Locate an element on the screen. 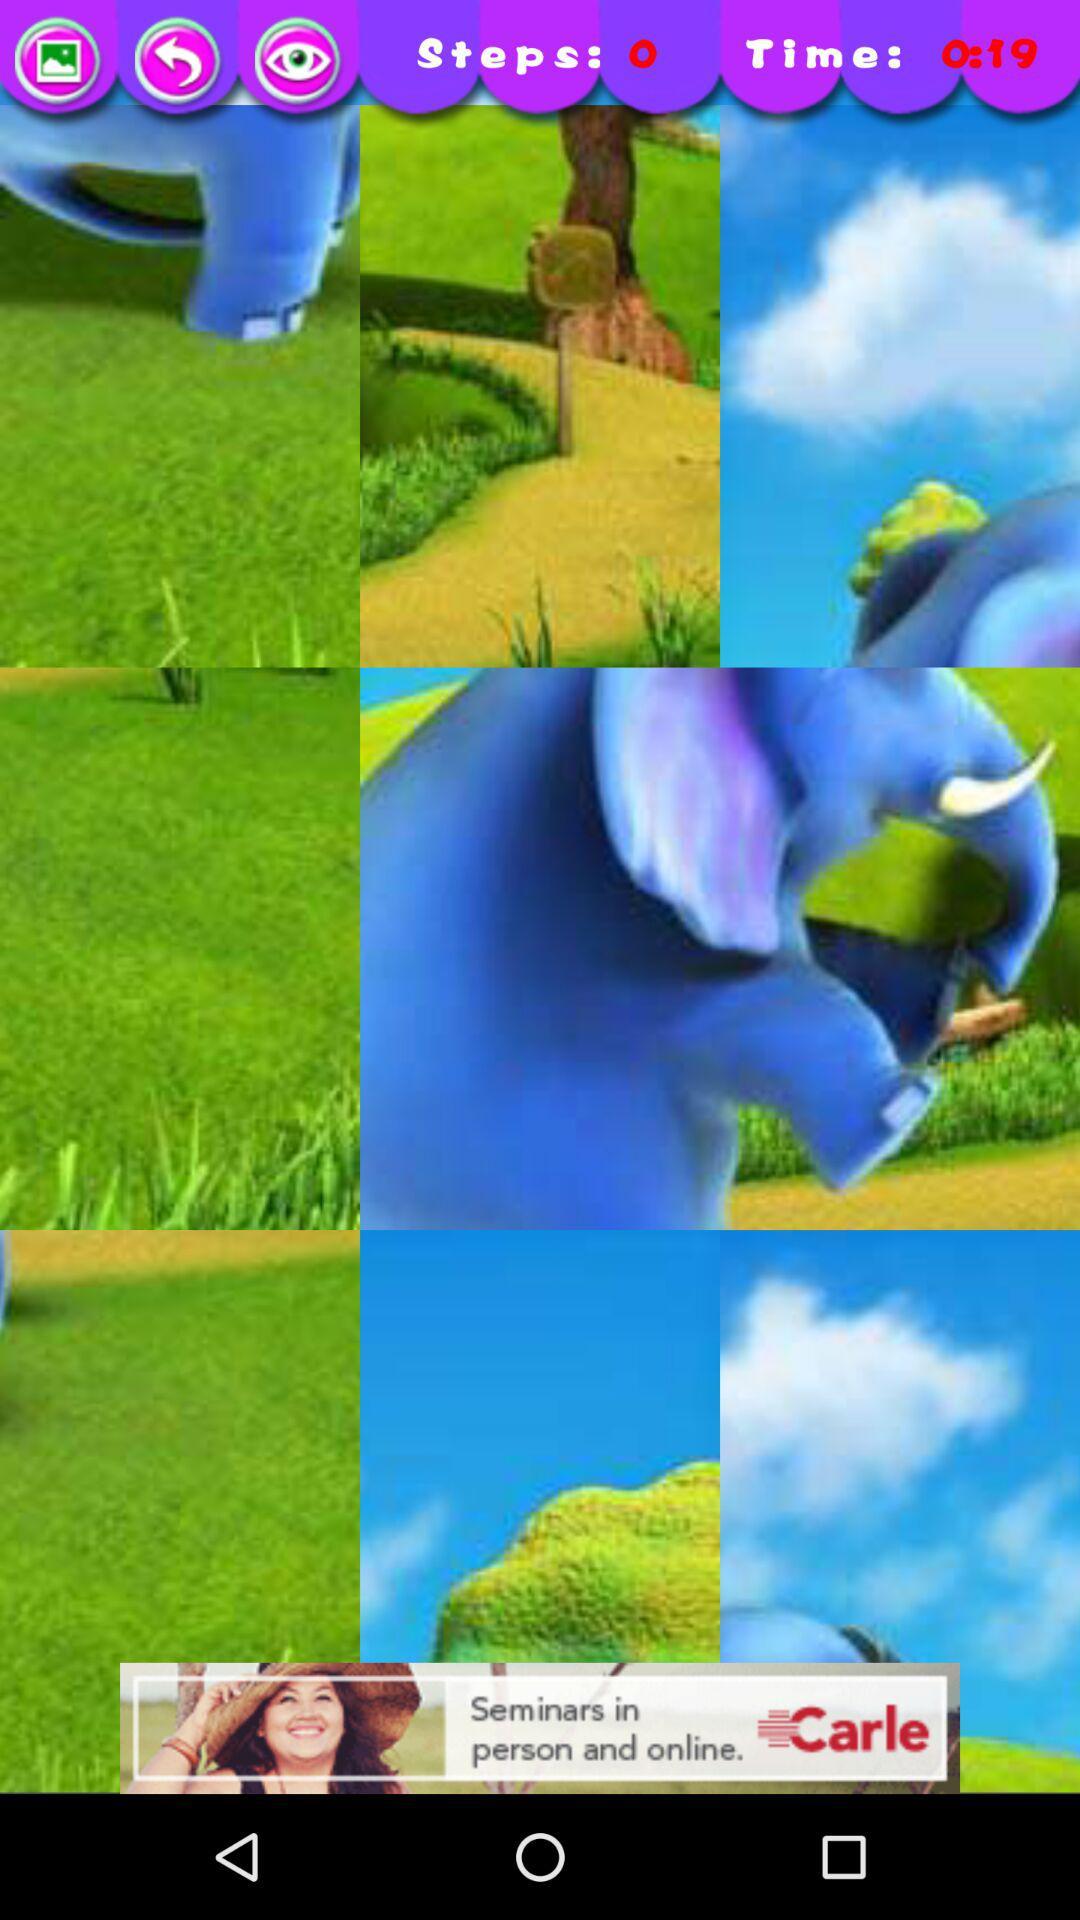 The height and width of the screenshot is (1920, 1080). images is located at coordinates (59, 62).